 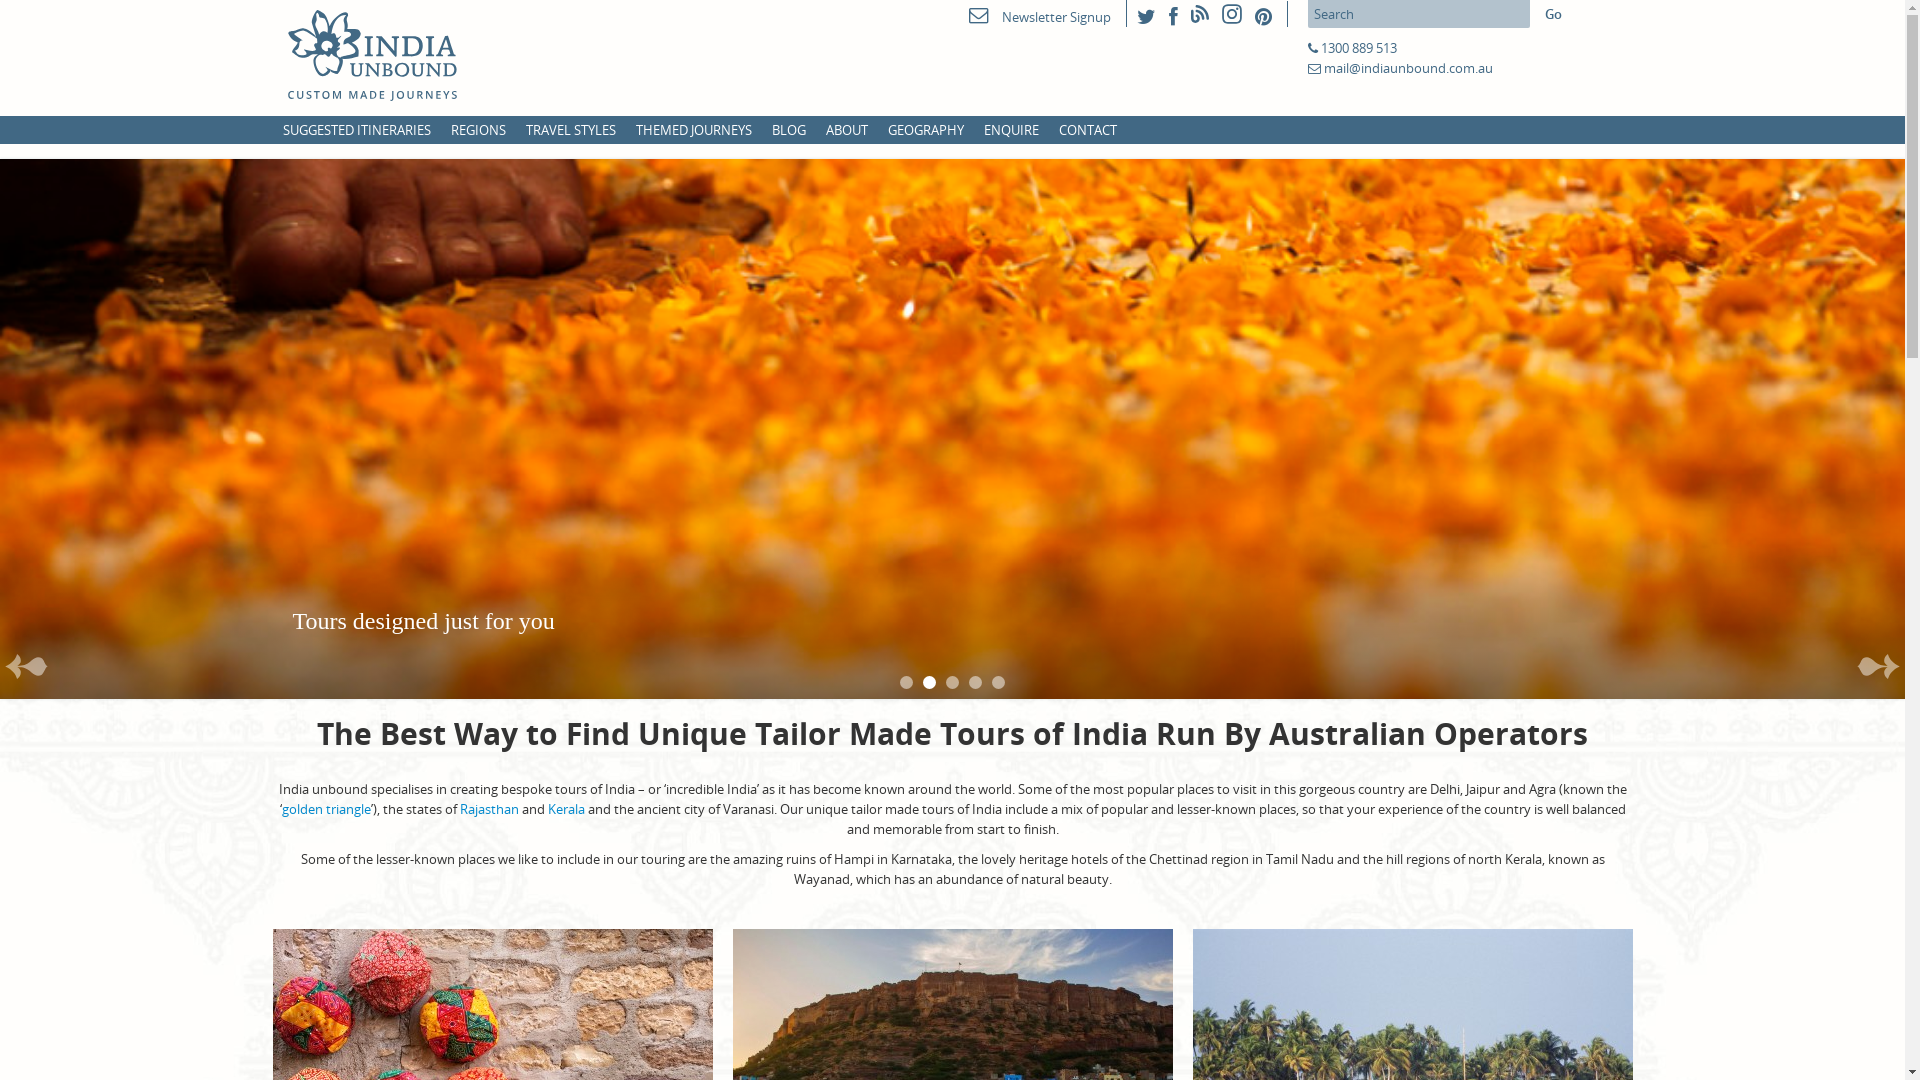 I want to click on 'Rajasthan', so click(x=489, y=808).